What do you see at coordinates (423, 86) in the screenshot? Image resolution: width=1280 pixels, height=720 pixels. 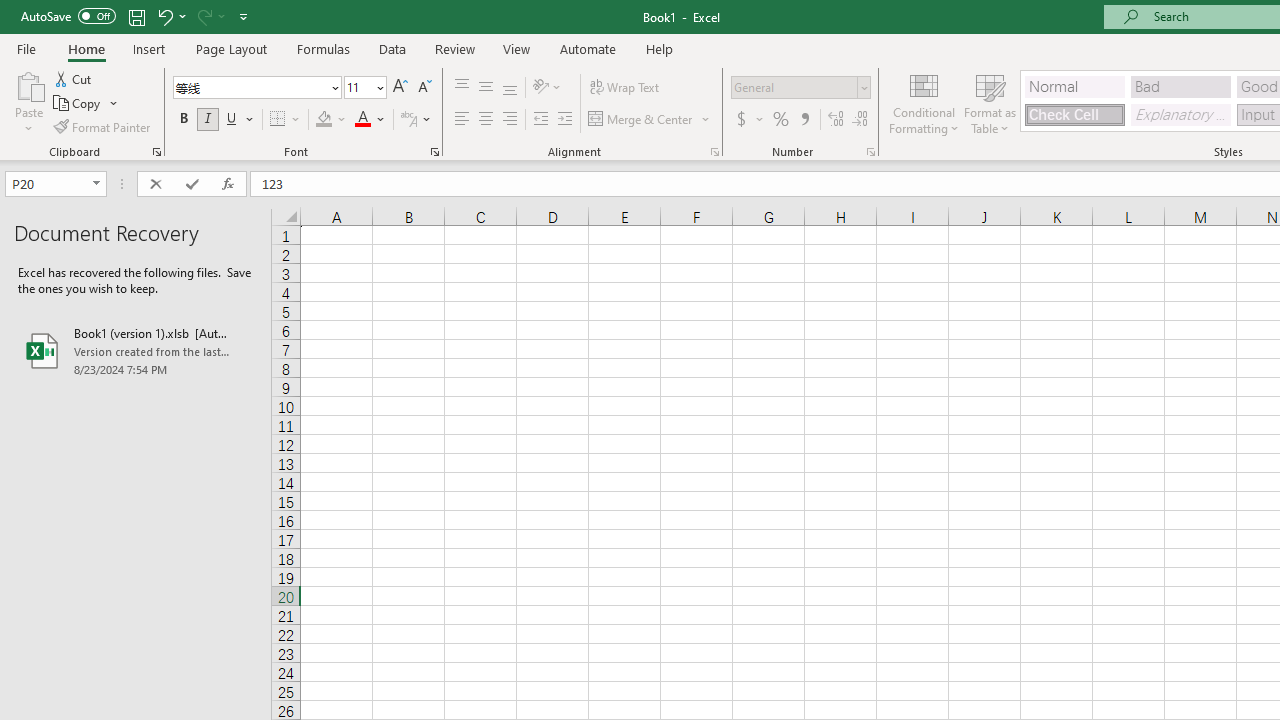 I see `'Decrease Font Size'` at bounding box center [423, 86].